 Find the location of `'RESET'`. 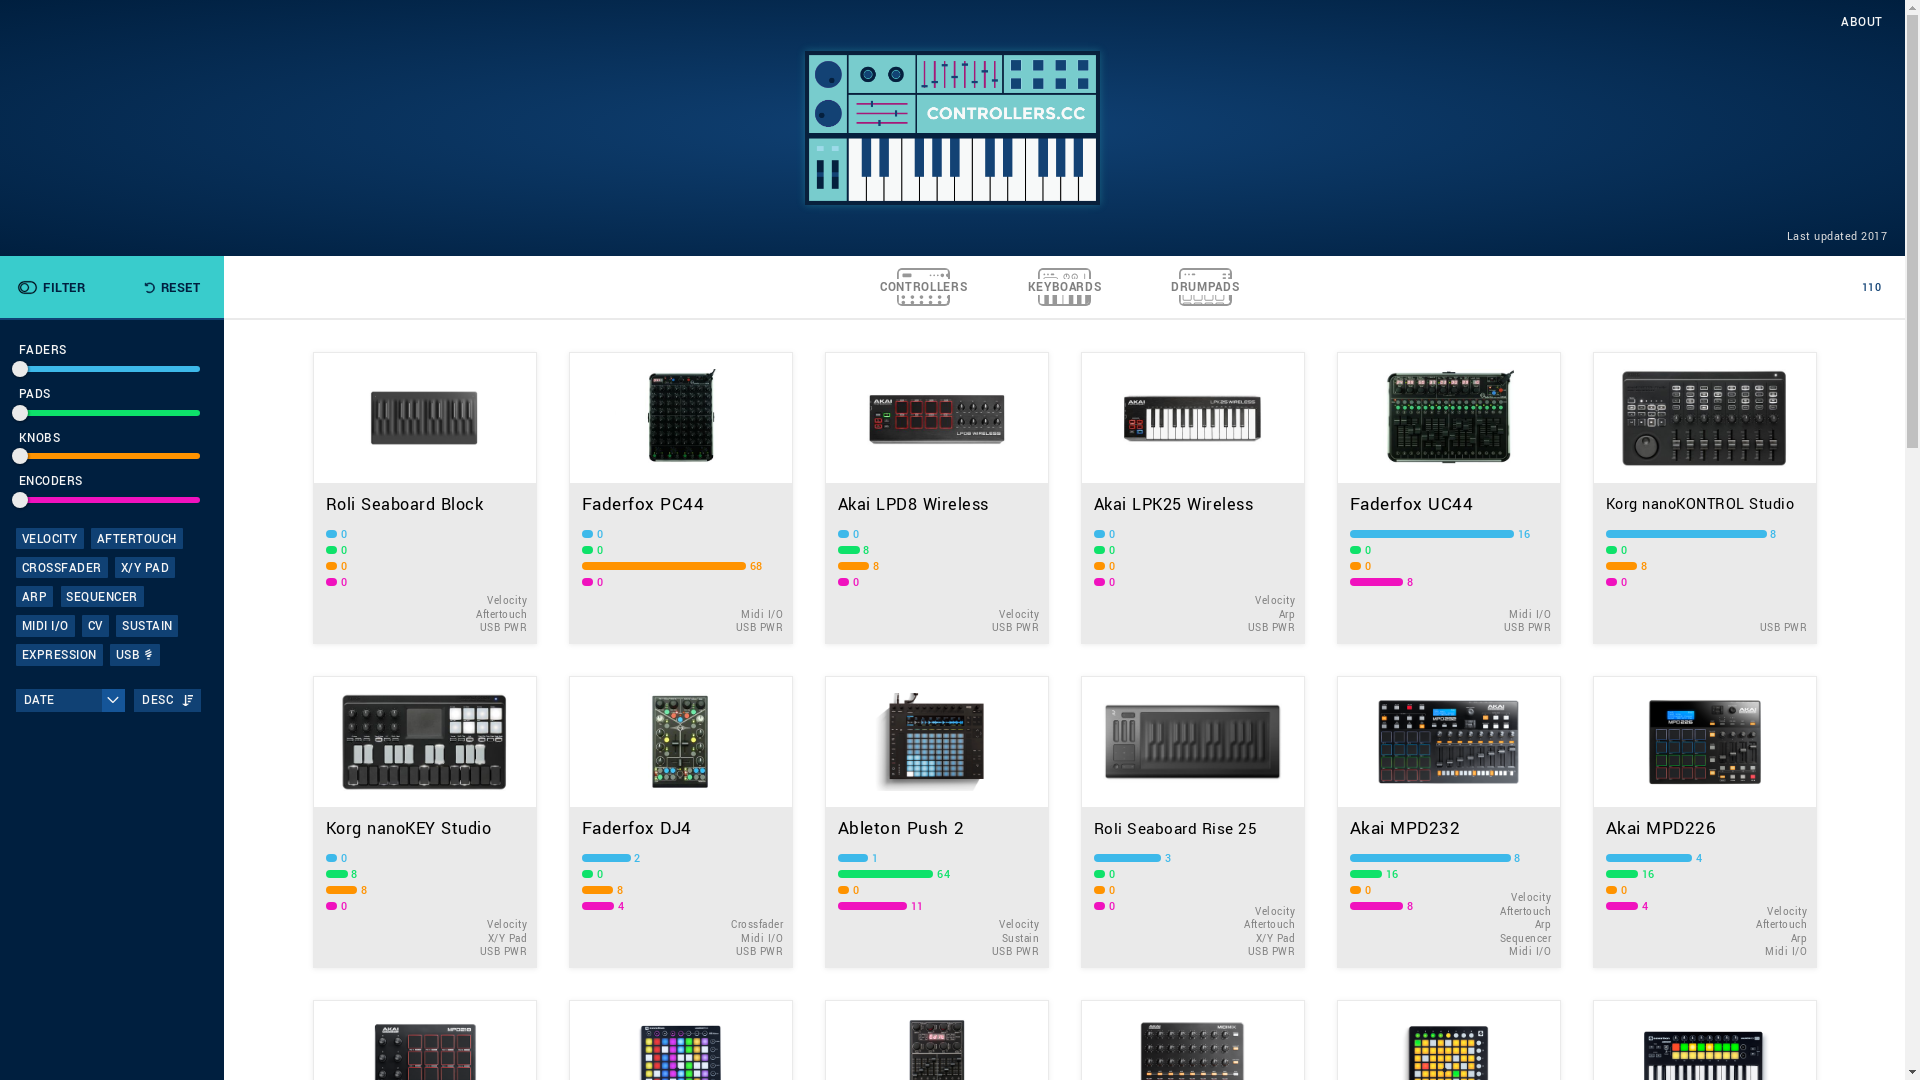

'RESET' is located at coordinates (171, 287).